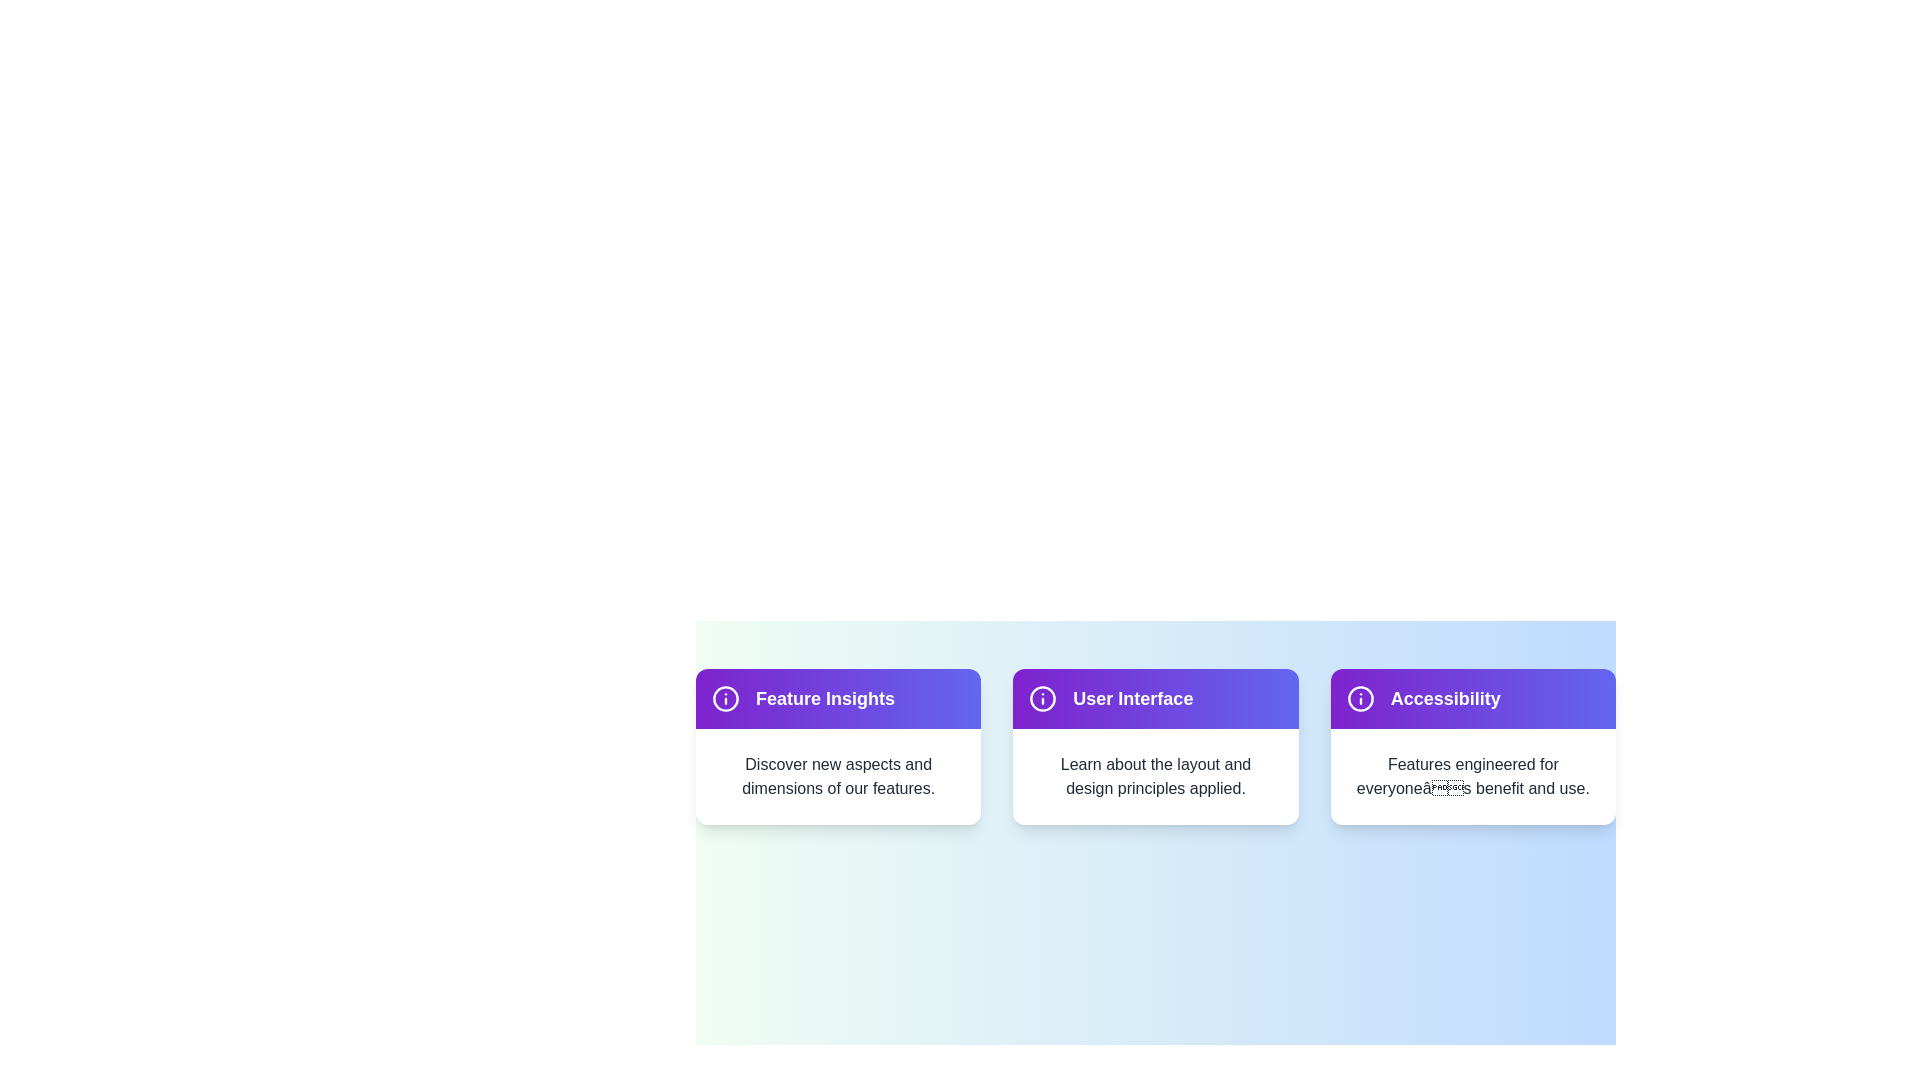 The image size is (1920, 1080). What do you see at coordinates (838, 775) in the screenshot?
I see `the static text element that displays the sentence 'Discover new aspects and dimensions of our features,' located beneath the 'Feature Insights' header` at bounding box center [838, 775].